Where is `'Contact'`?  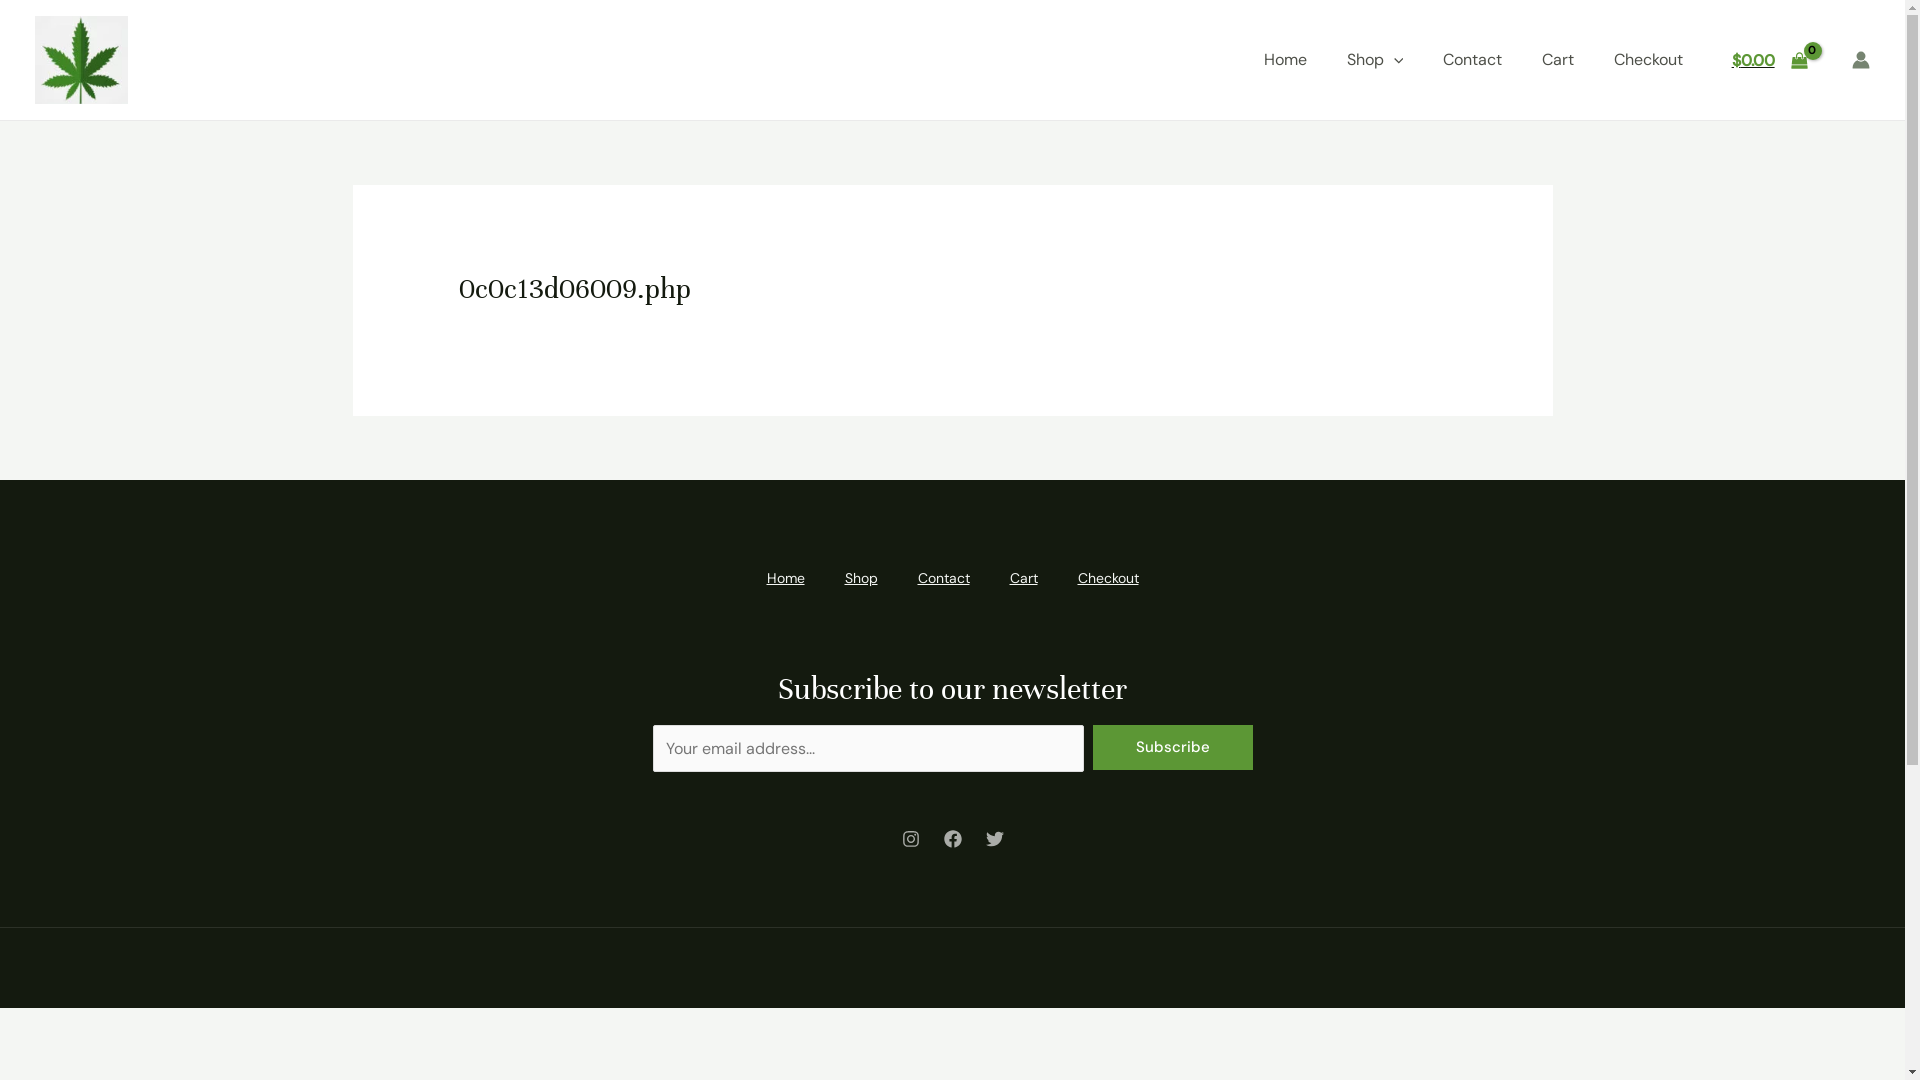 'Contact' is located at coordinates (1472, 59).